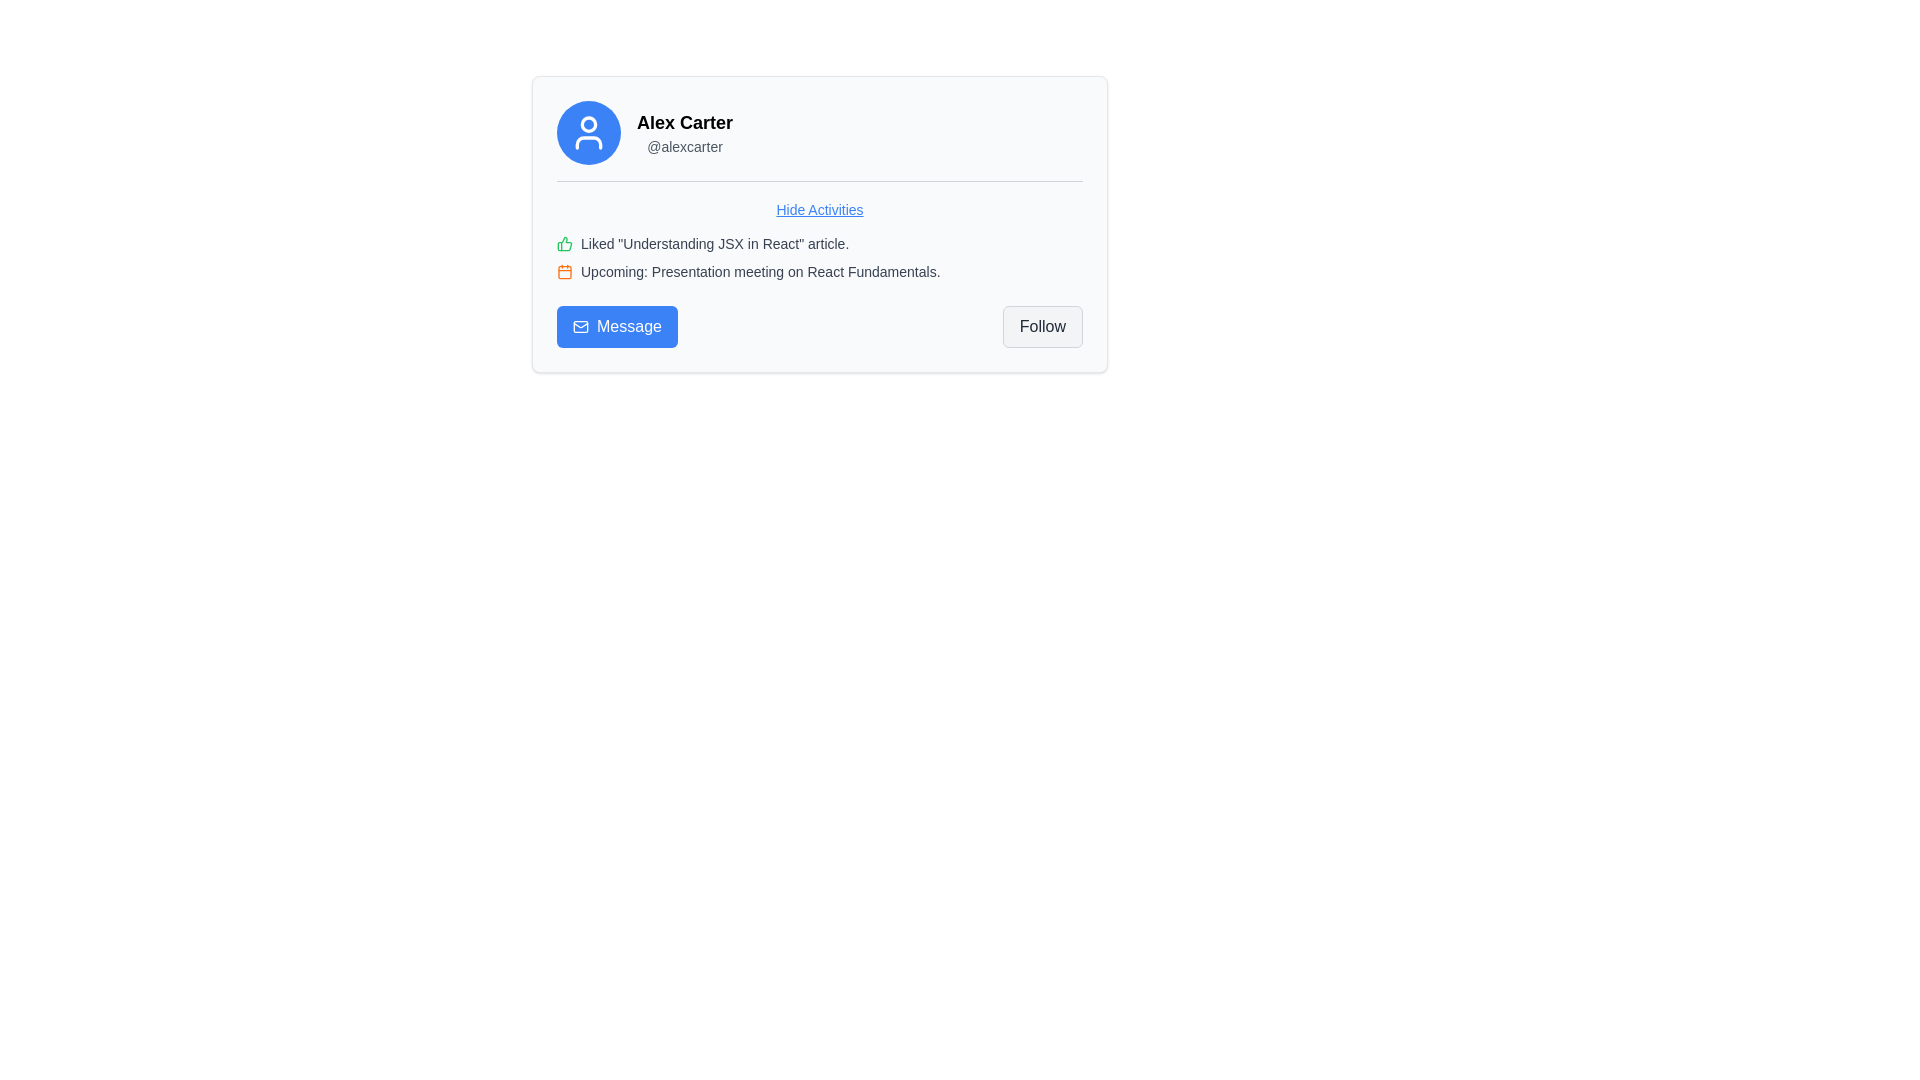 Image resolution: width=1920 pixels, height=1080 pixels. Describe the element at coordinates (685, 132) in the screenshot. I see `text content of the styled username and handle text block, which is positioned centrally at the top of a card-like layout, directly to the right of a user icon` at that location.